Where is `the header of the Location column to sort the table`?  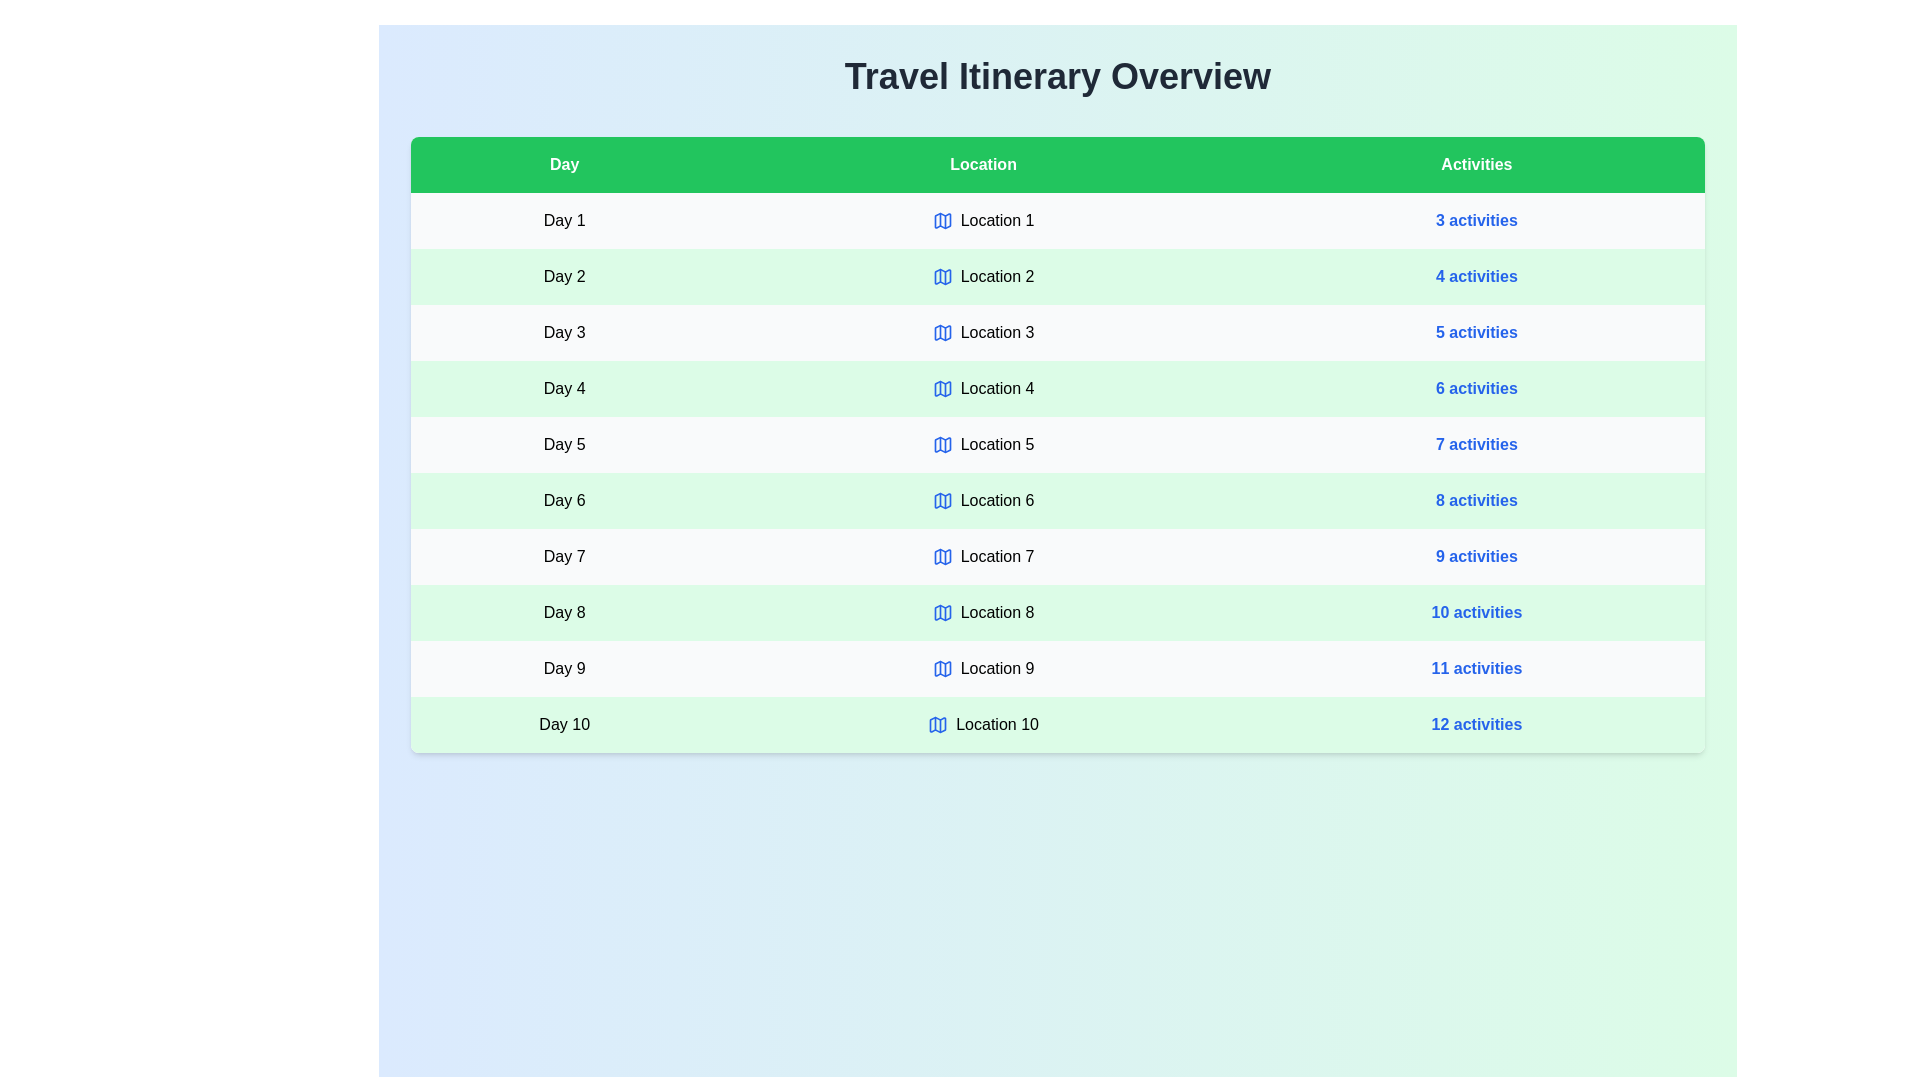
the header of the Location column to sort the table is located at coordinates (983, 164).